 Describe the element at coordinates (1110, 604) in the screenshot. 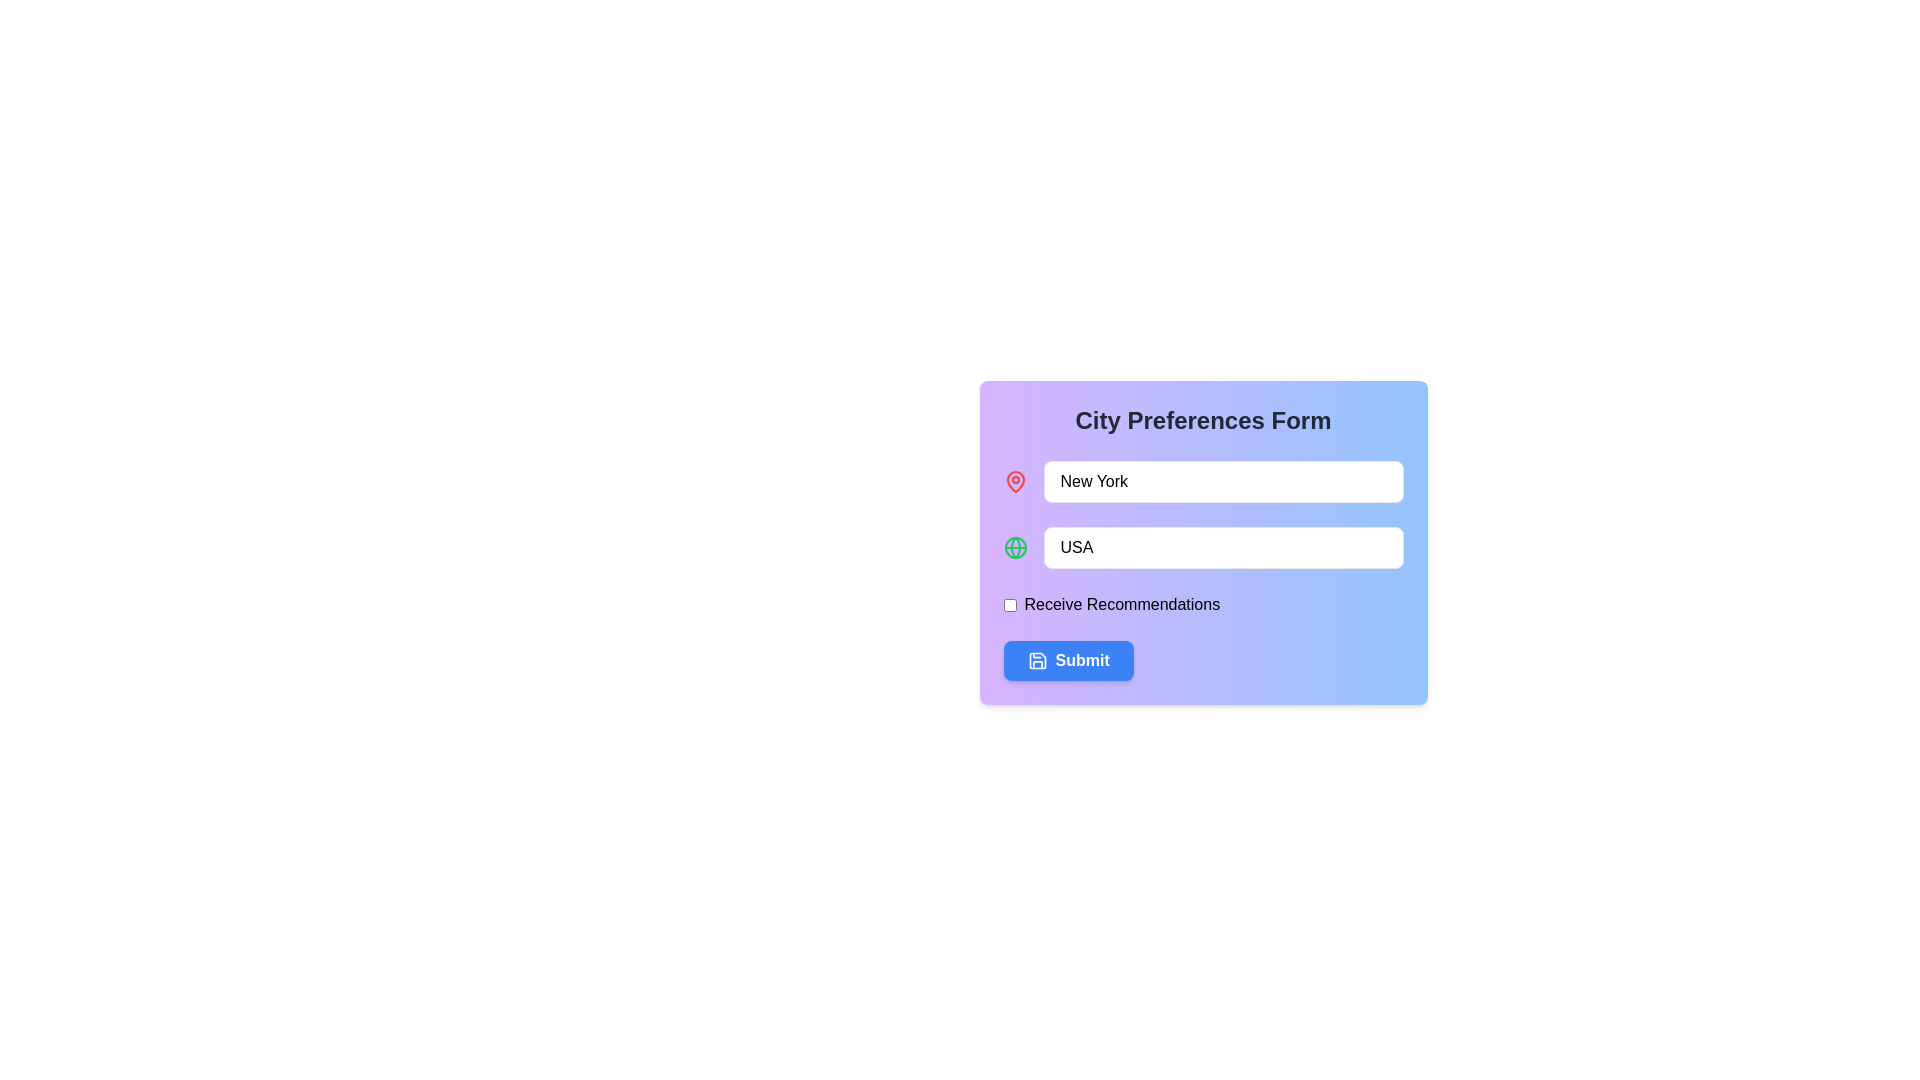

I see `the checkbox` at that location.